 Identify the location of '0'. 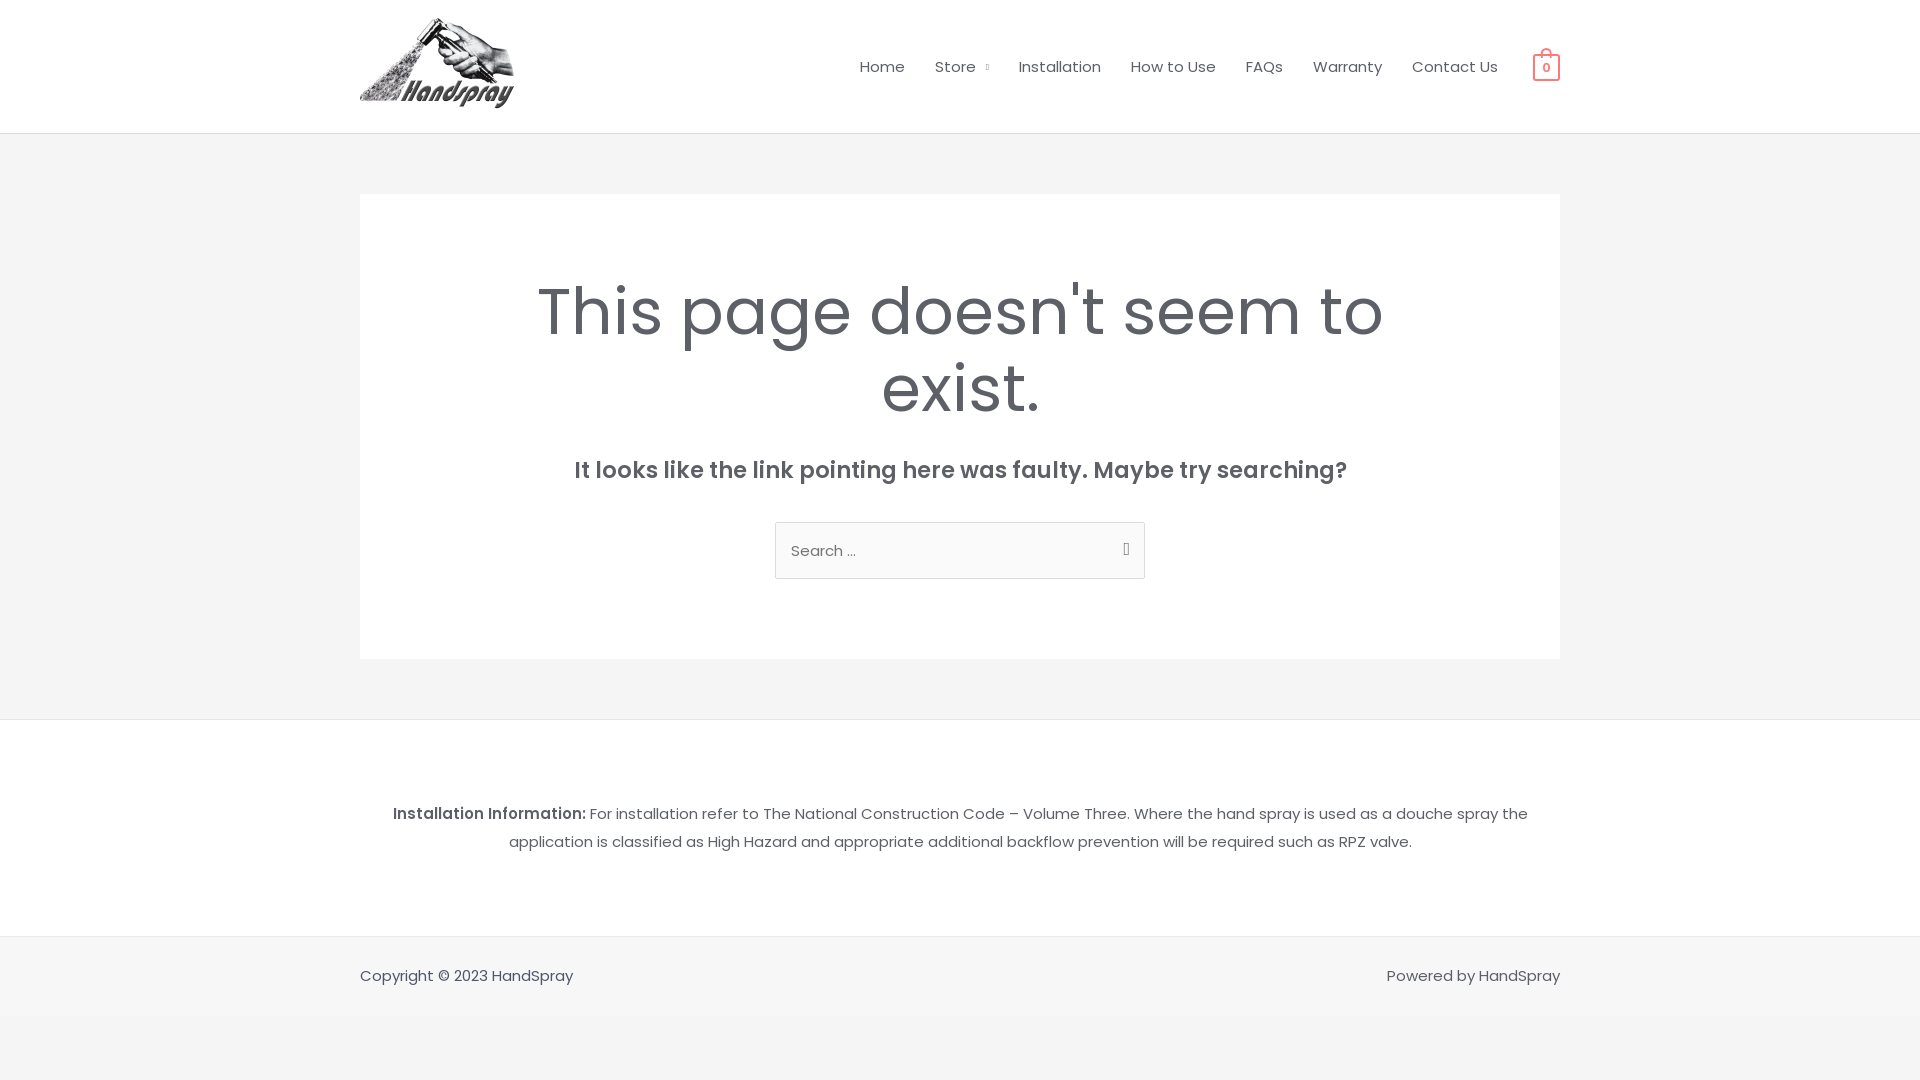
(1545, 65).